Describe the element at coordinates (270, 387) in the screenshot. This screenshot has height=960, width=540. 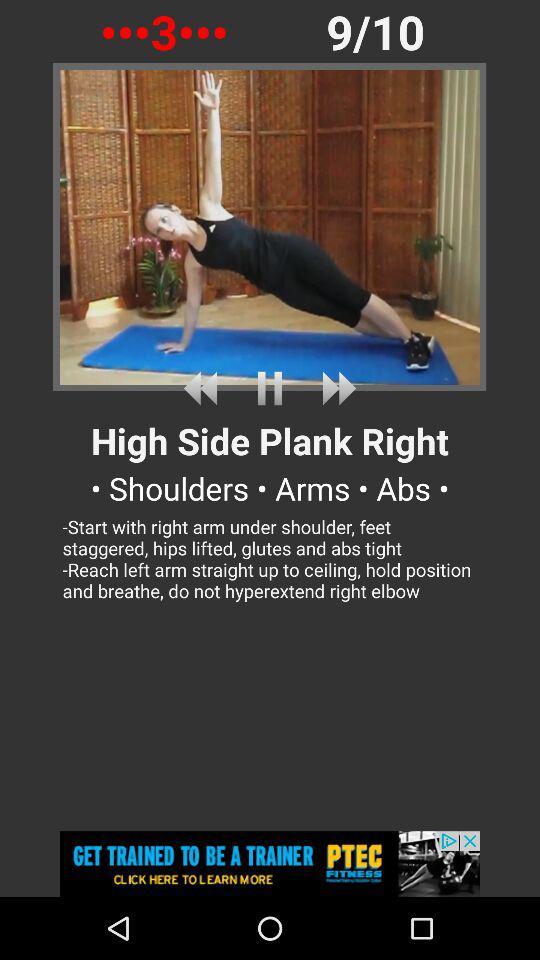
I see `pause` at that location.